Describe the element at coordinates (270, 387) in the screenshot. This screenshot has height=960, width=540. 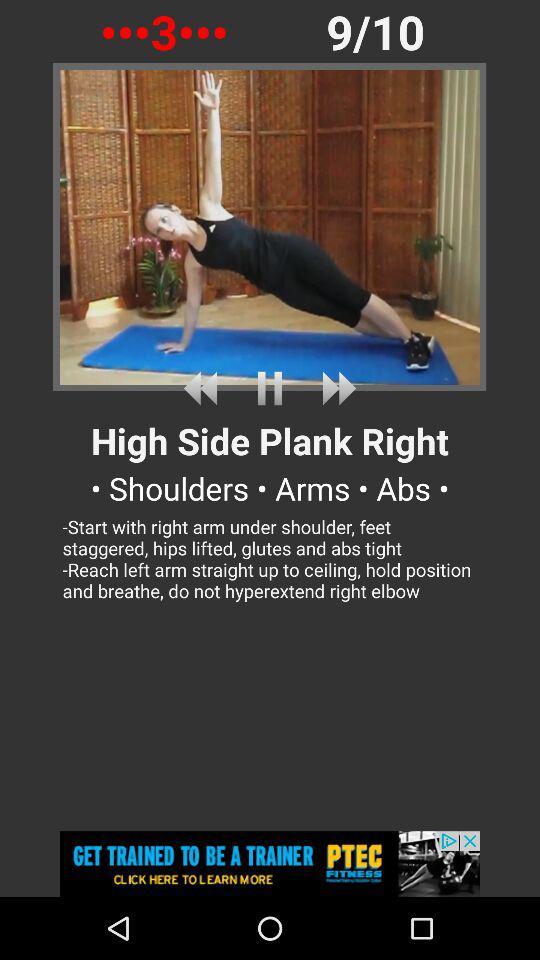
I see `pause` at that location.